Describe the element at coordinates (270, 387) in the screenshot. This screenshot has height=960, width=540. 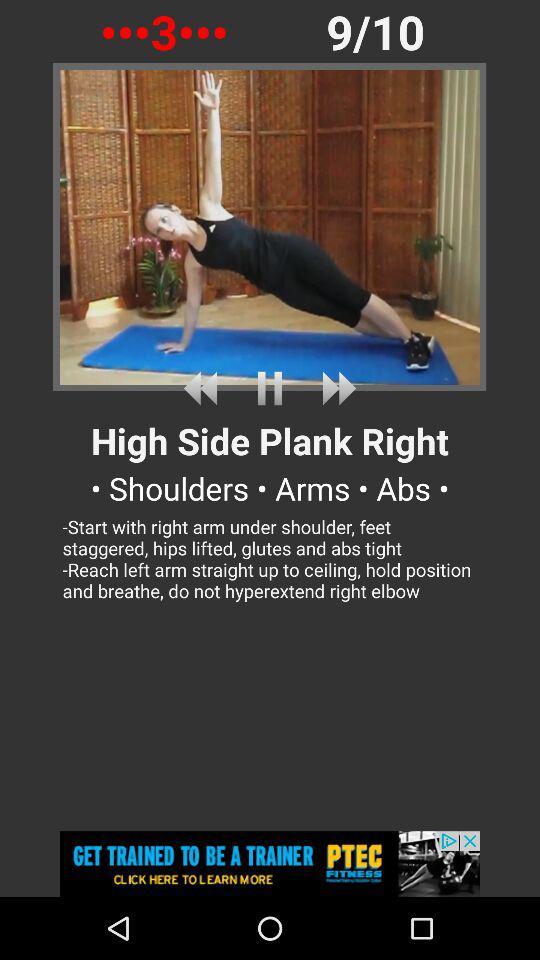
I see `pause` at that location.